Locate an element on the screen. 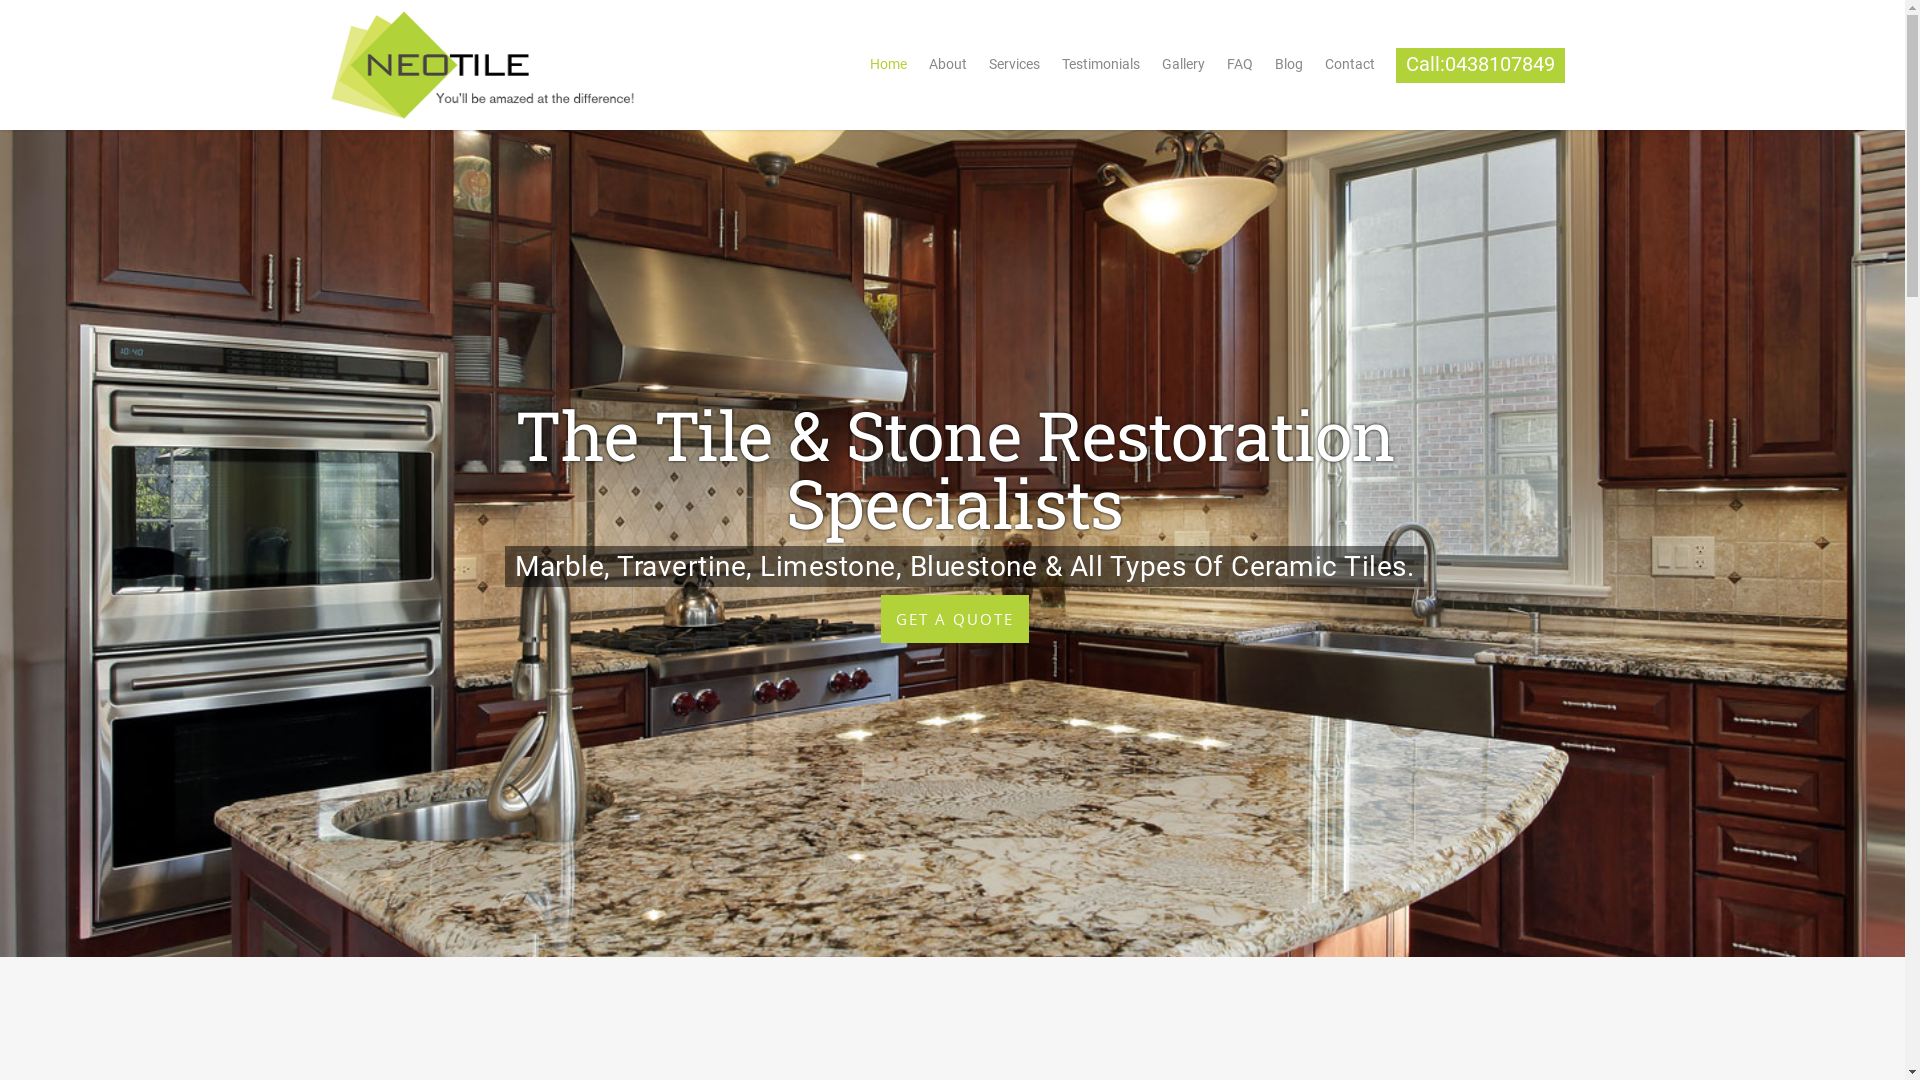 This screenshot has width=1920, height=1080. 'Testimonials' is located at coordinates (1099, 68).